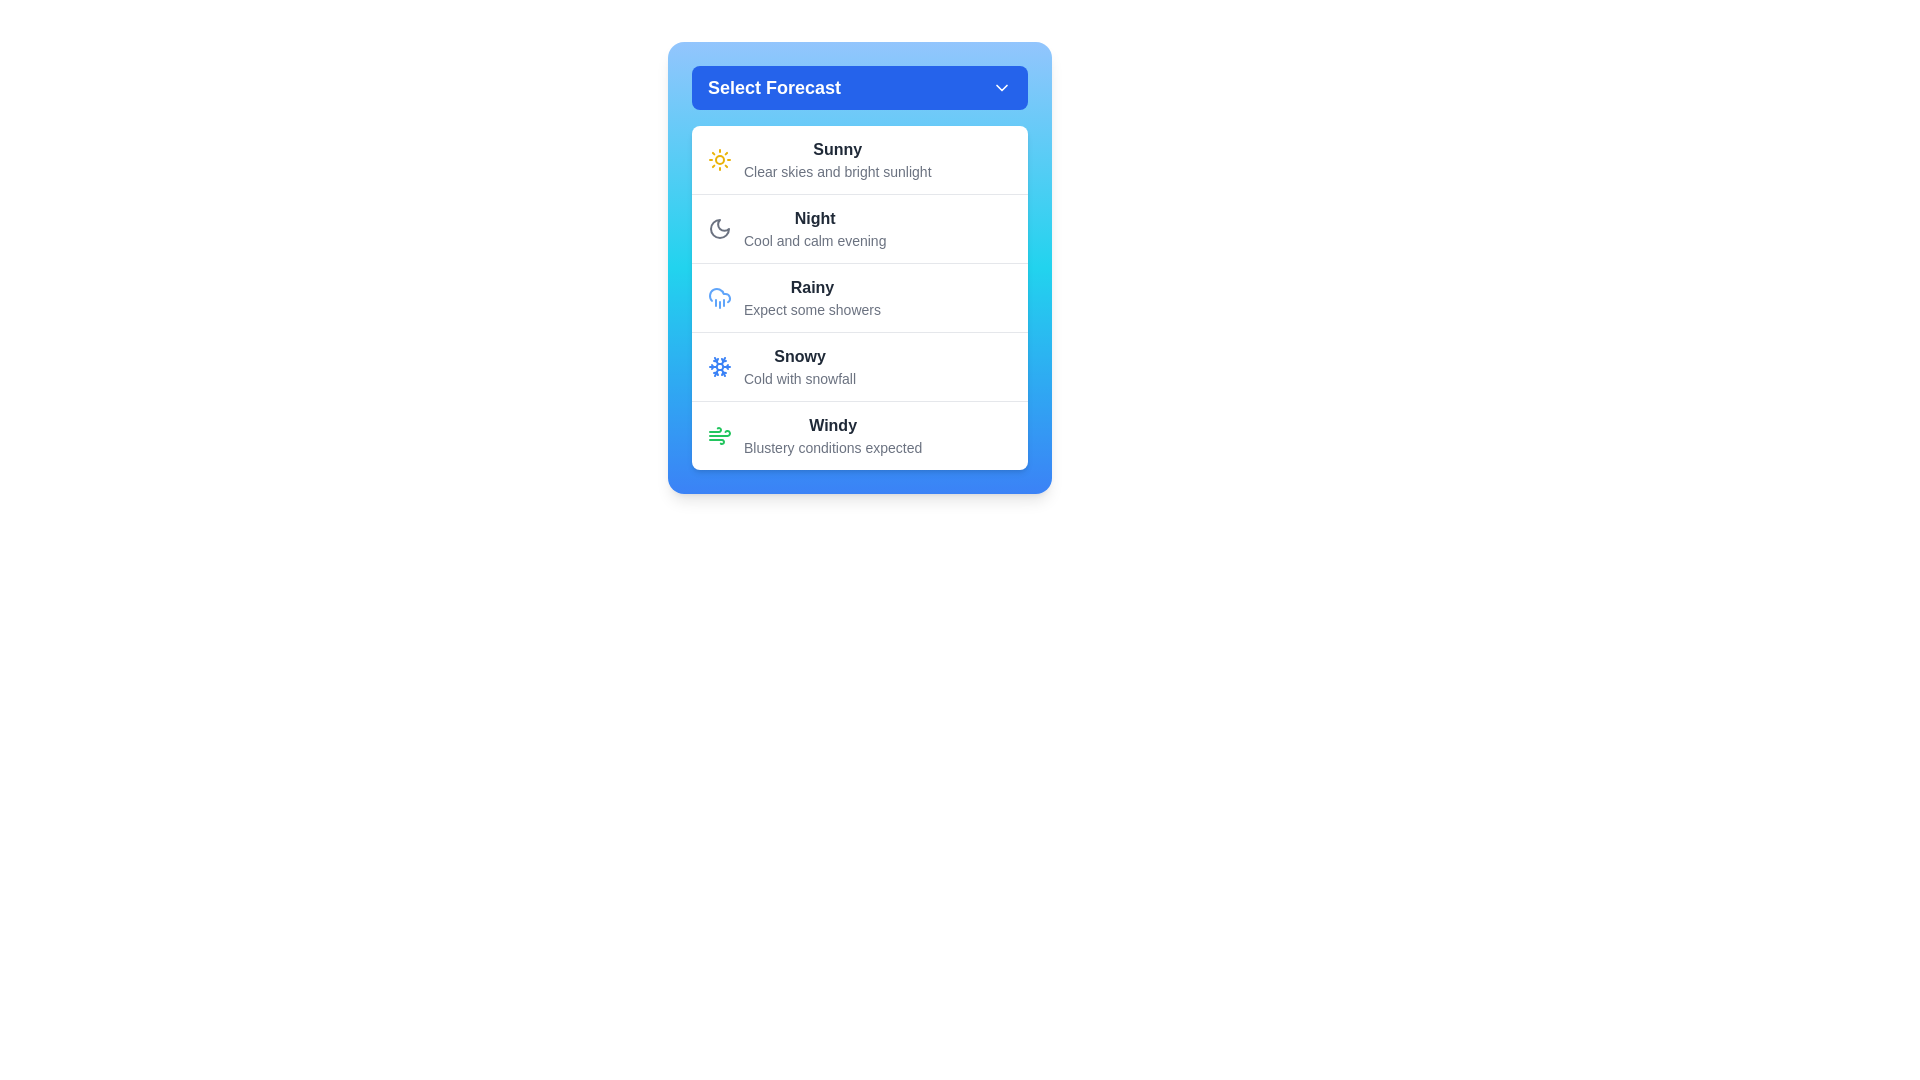  Describe the element at coordinates (716, 371) in the screenshot. I see `the diagonal blue line segment forming part of the stylized snowflake icon, located towards the bottom-right area of the snowflake structure and under the 'Snowy' list item in the dropdown menu` at that location.